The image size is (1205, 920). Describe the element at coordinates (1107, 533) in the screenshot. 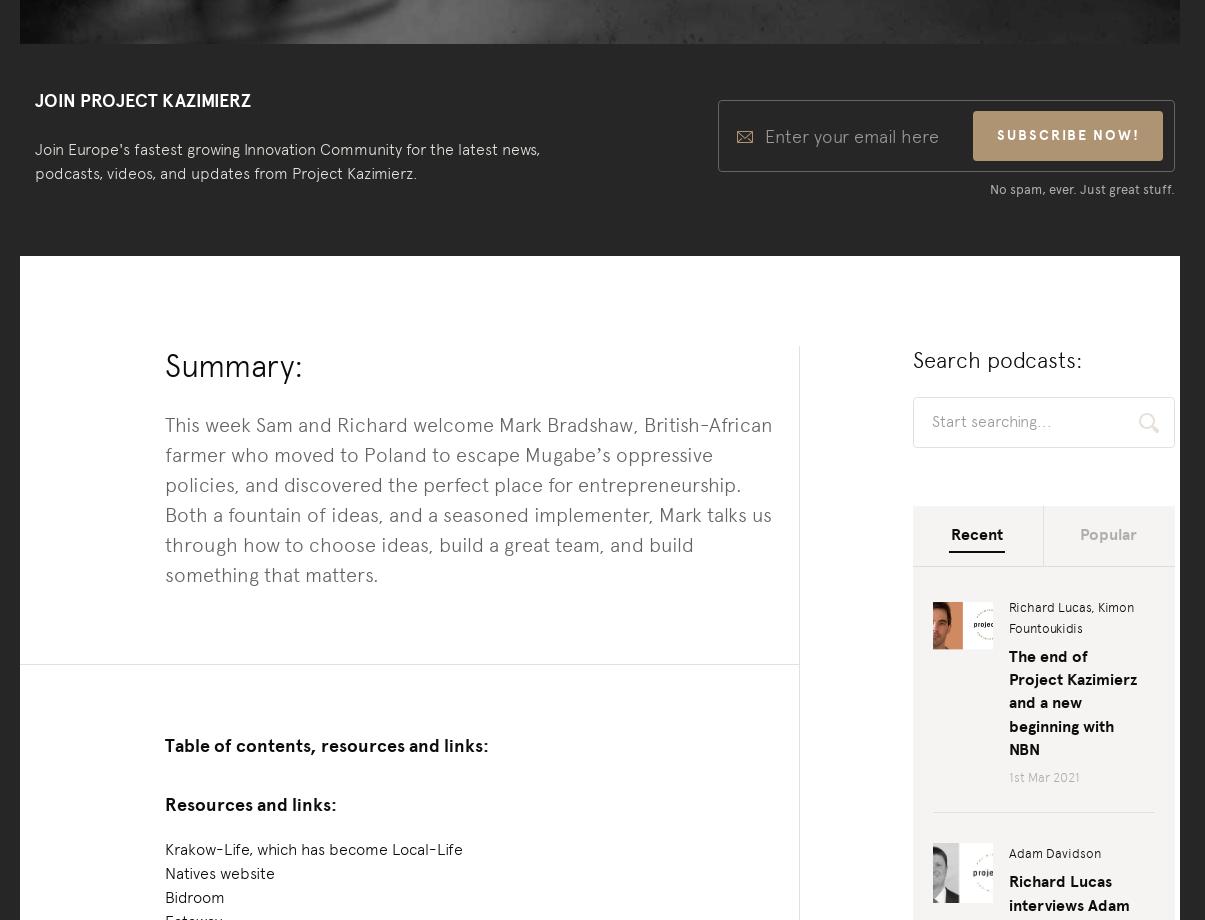

I see `'Popular'` at that location.